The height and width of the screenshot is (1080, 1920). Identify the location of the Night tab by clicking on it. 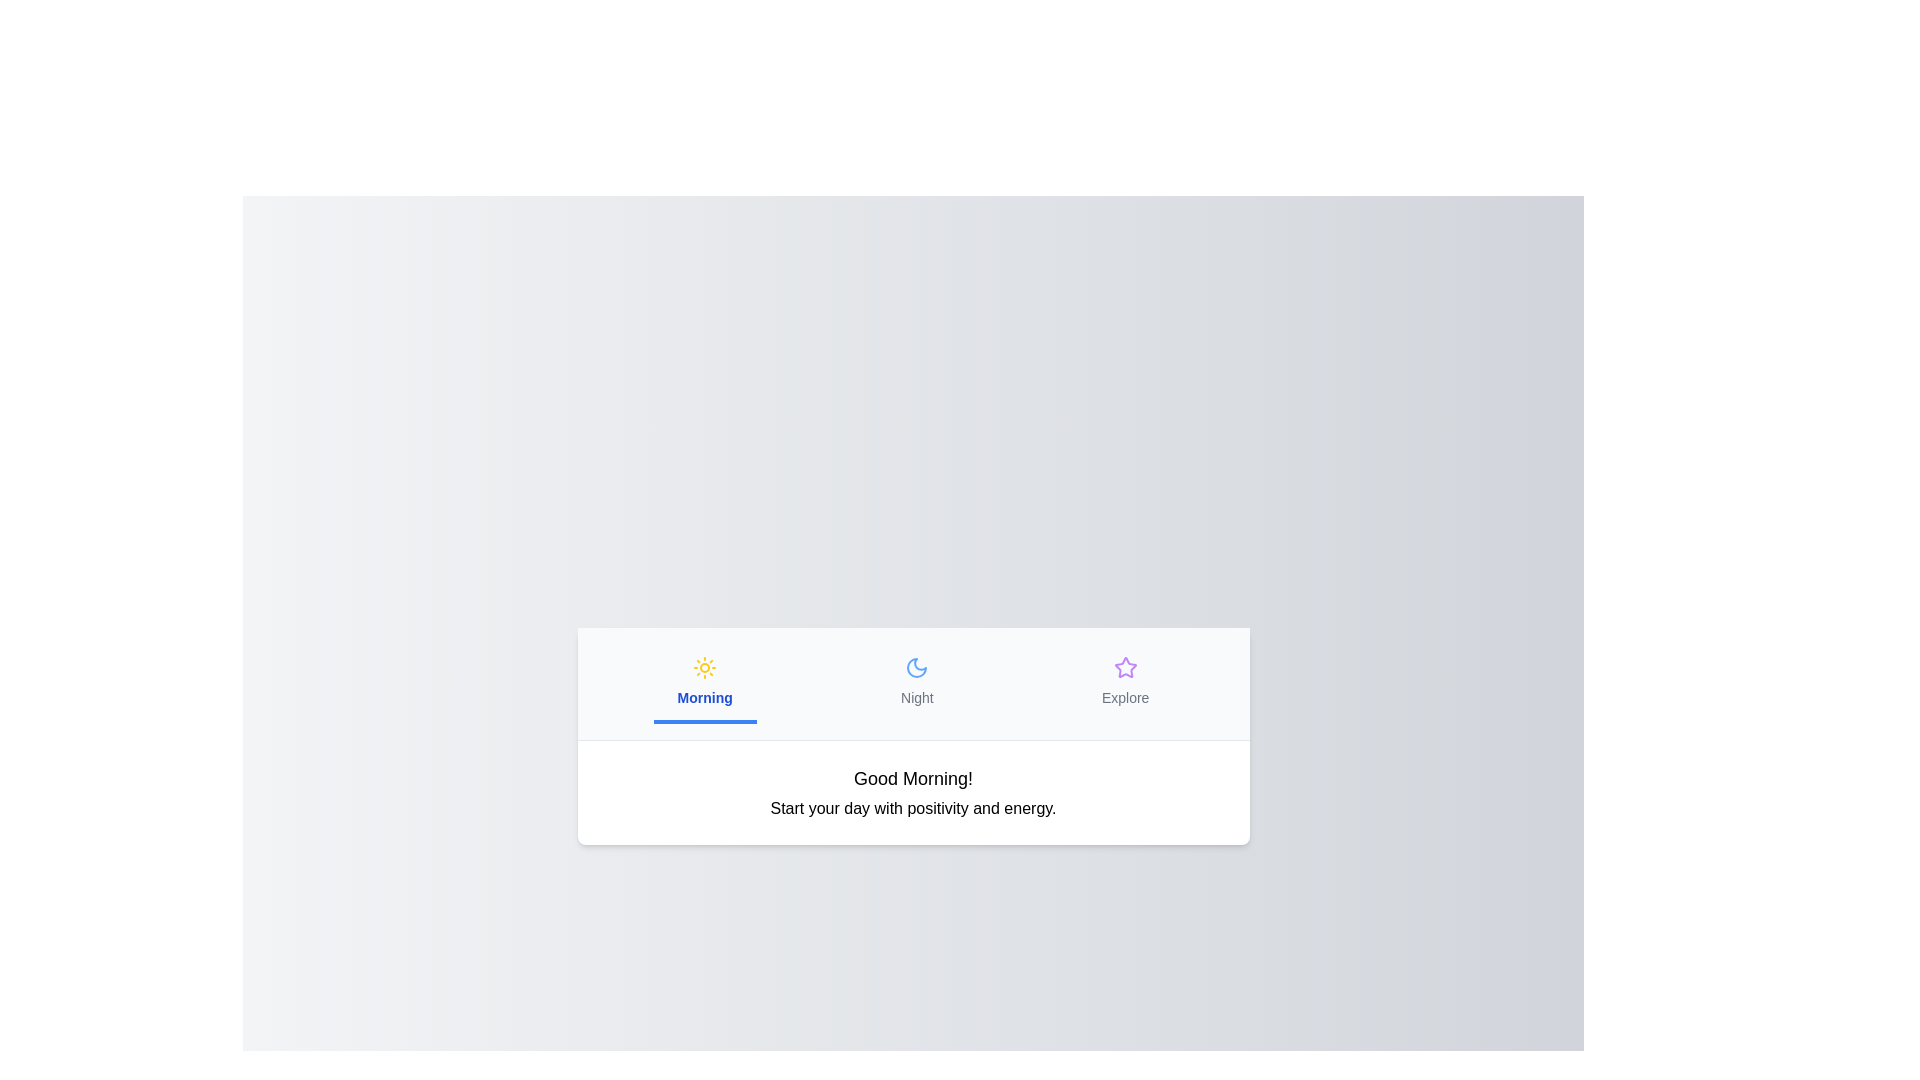
(915, 681).